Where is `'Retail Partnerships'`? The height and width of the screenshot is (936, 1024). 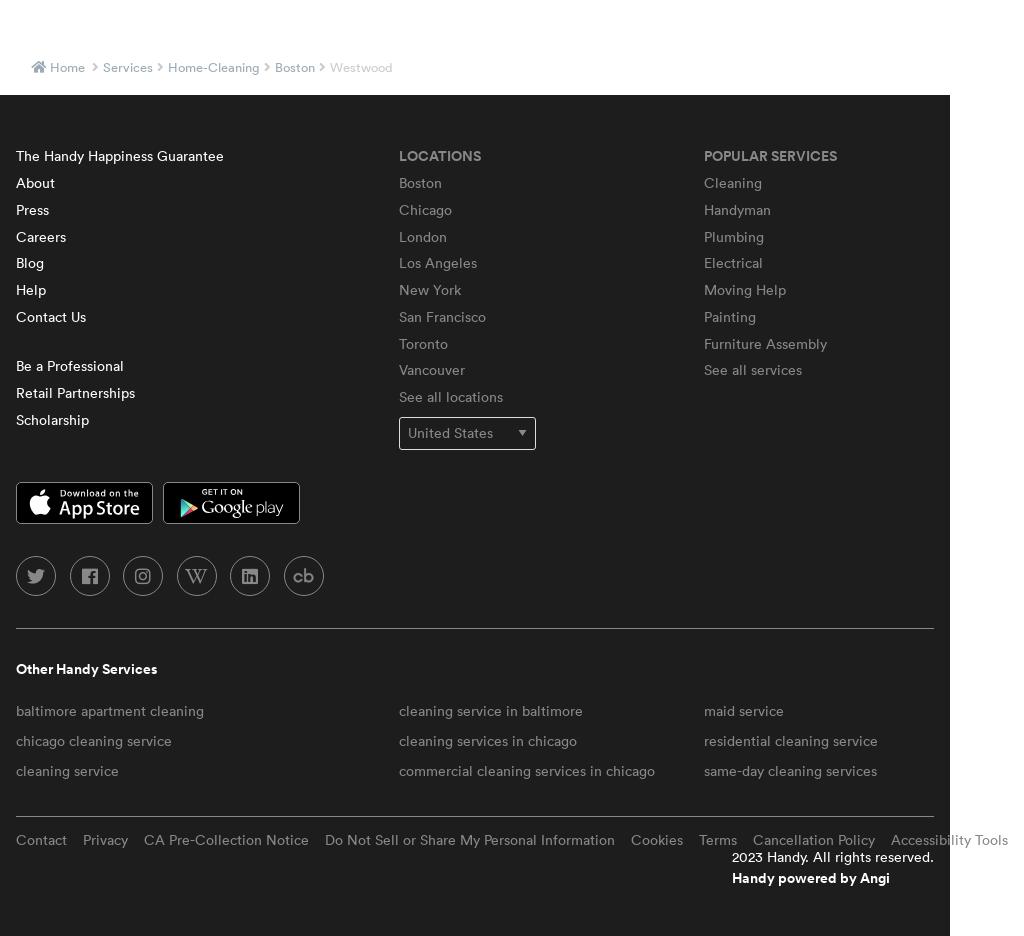
'Retail Partnerships' is located at coordinates (74, 390).